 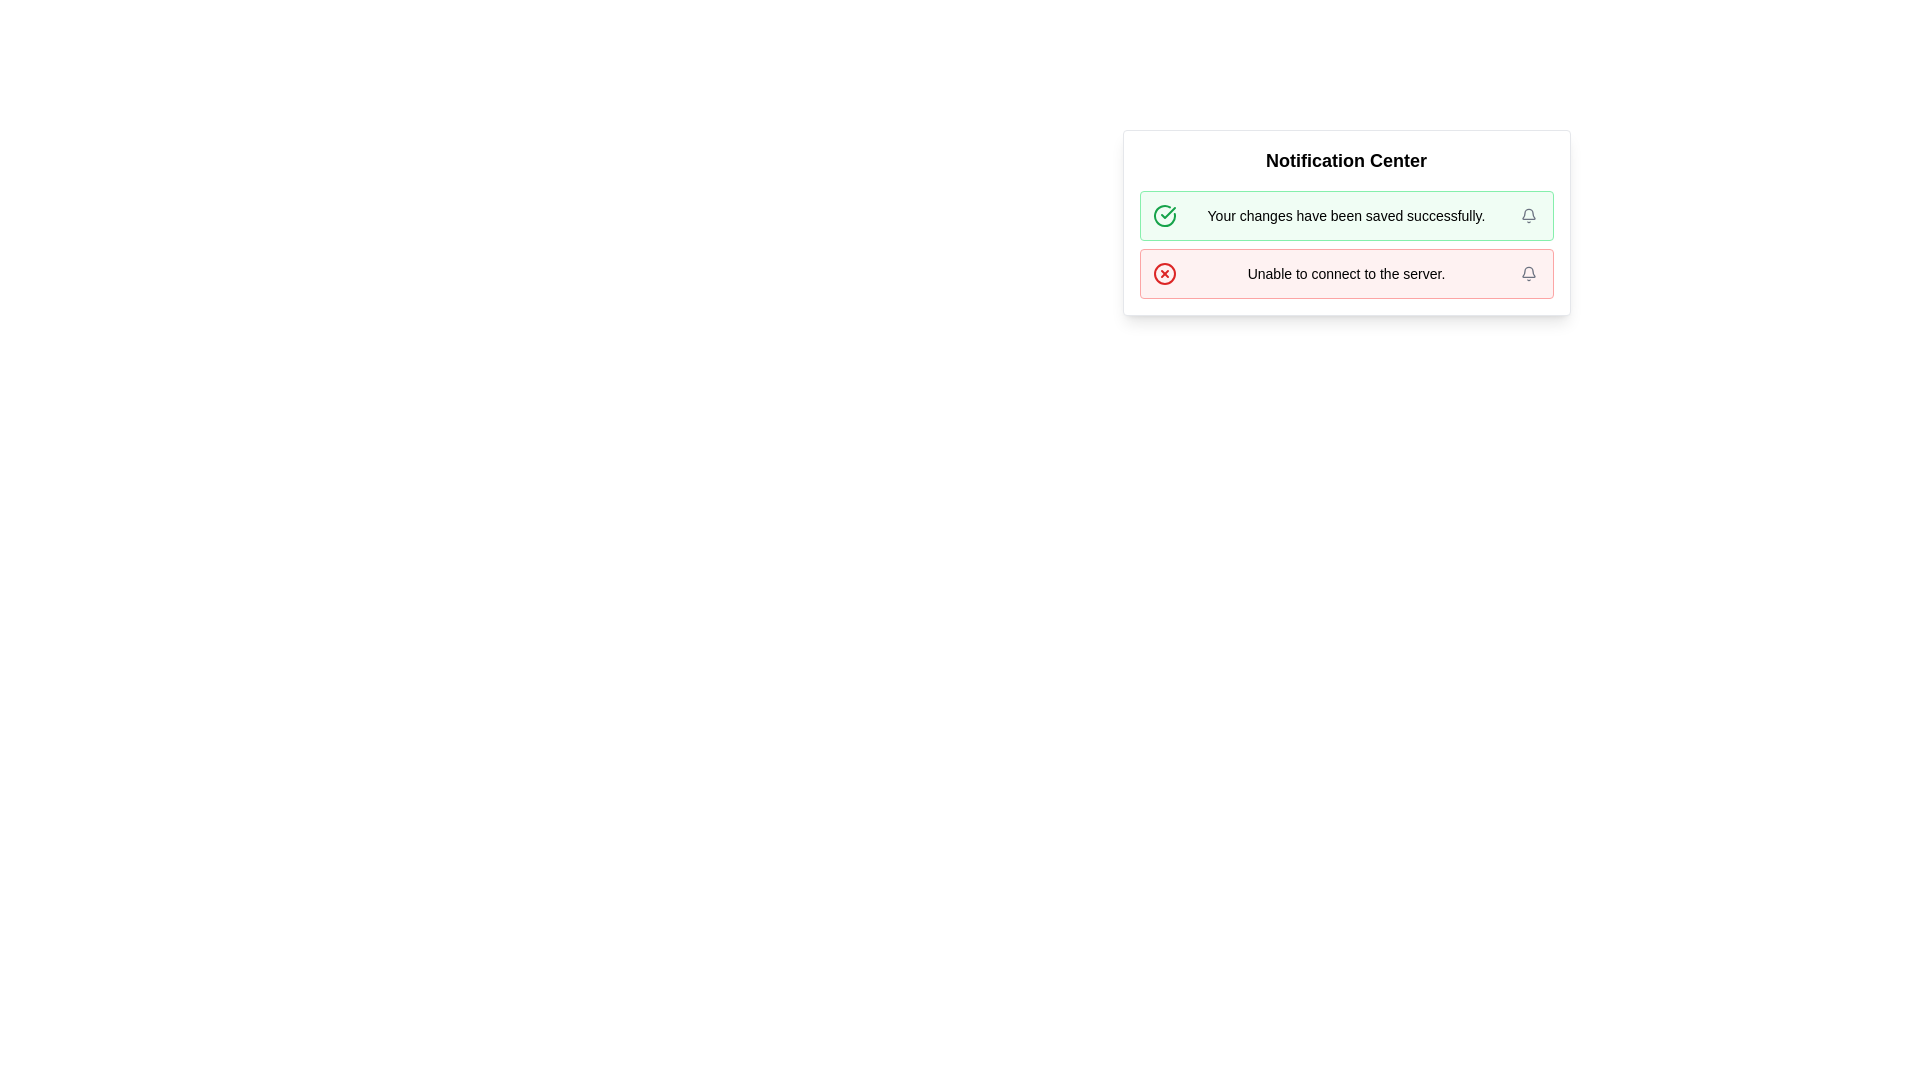 What do you see at coordinates (1346, 216) in the screenshot?
I see `the notification message text area located in the 'Notification Center' widget, which indicates that changes were successfully saved` at bounding box center [1346, 216].